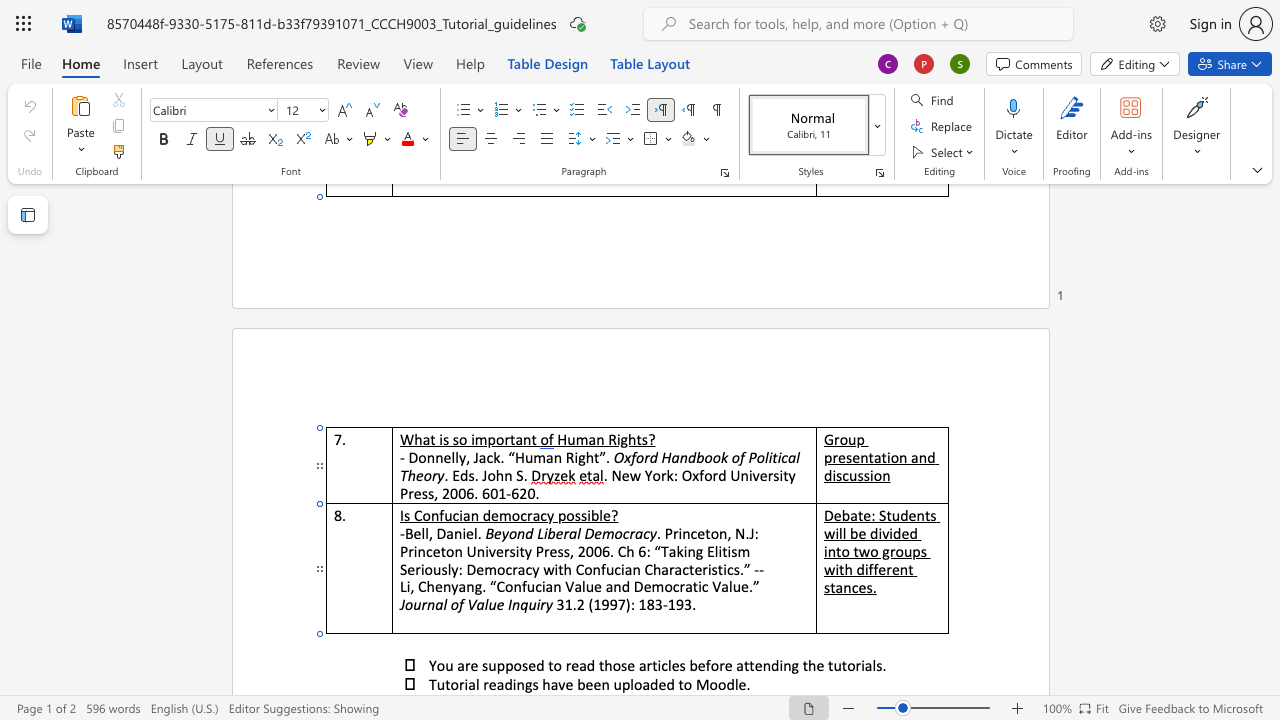  What do you see at coordinates (475, 551) in the screenshot?
I see `the space between the continuous character "U" and "n" in the text` at bounding box center [475, 551].